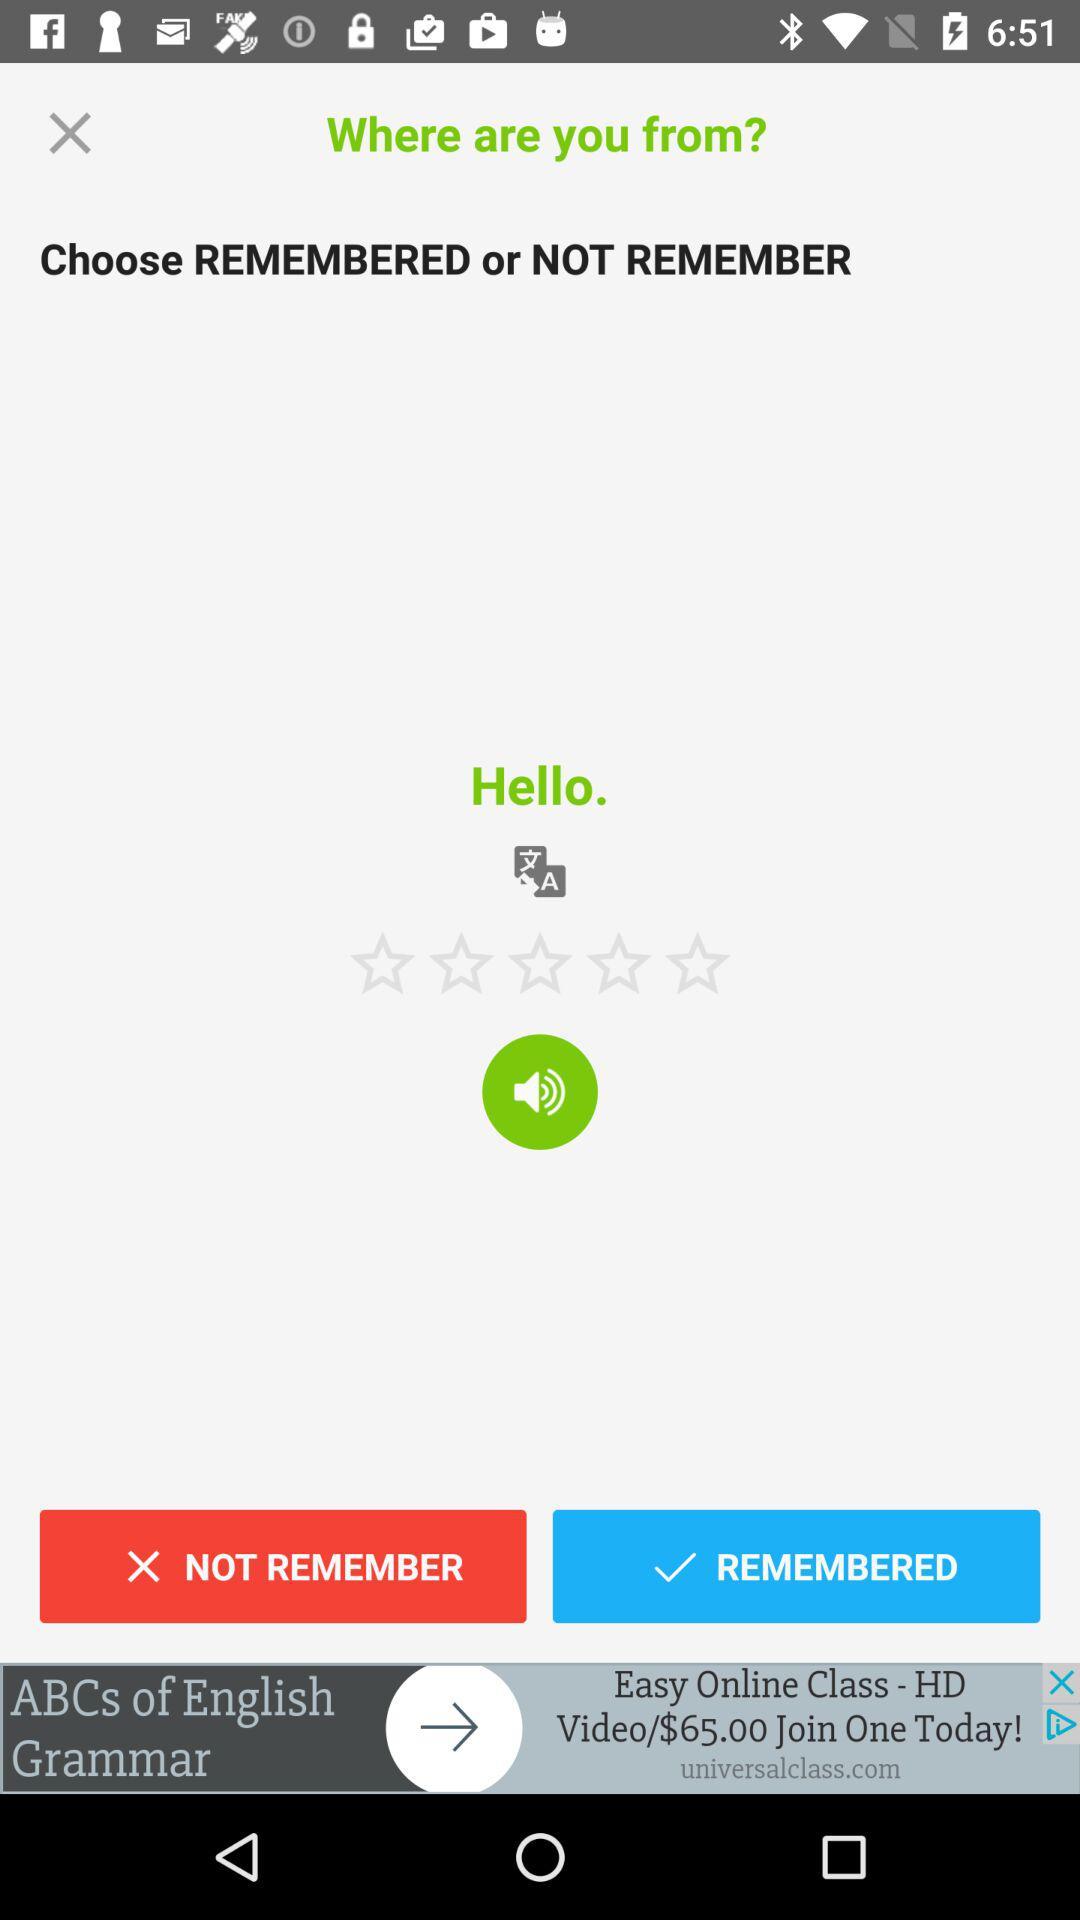  I want to click on advertisement, so click(540, 1727).